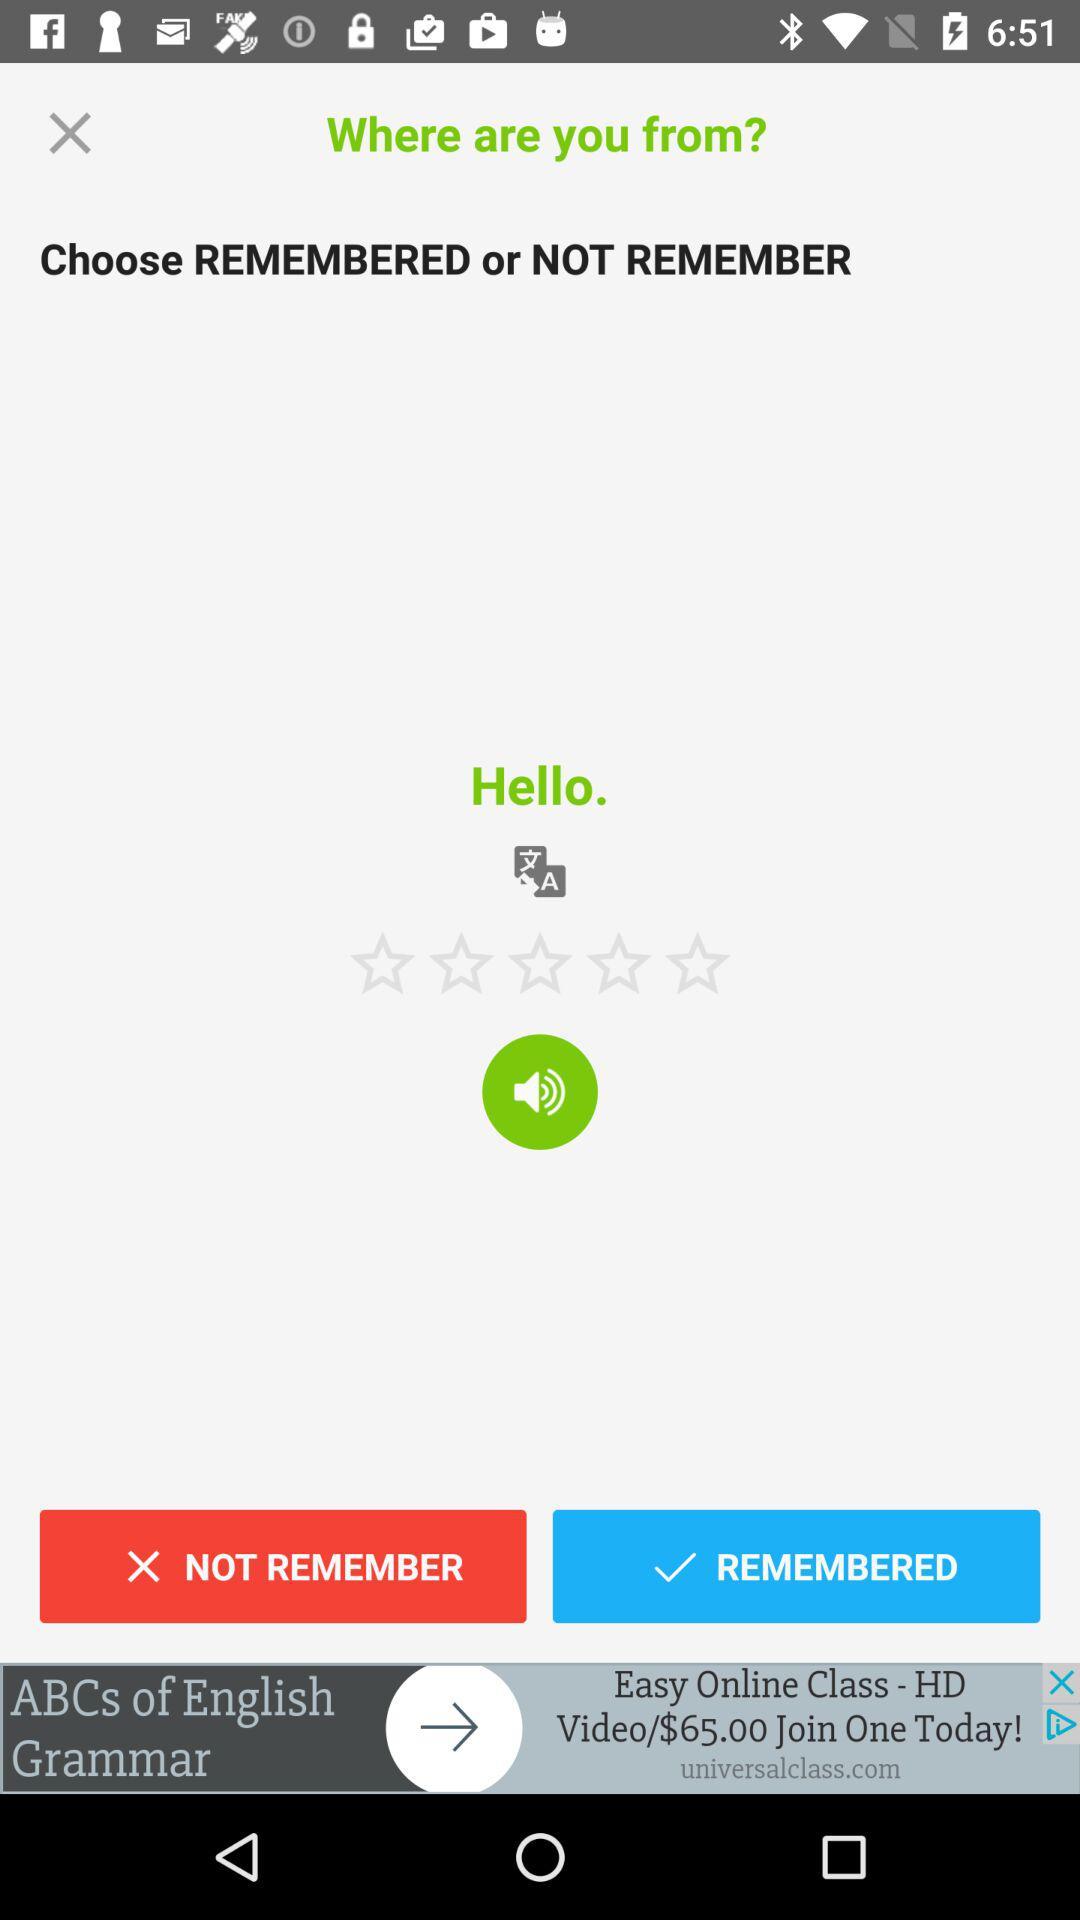  I want to click on advertisement, so click(540, 1727).